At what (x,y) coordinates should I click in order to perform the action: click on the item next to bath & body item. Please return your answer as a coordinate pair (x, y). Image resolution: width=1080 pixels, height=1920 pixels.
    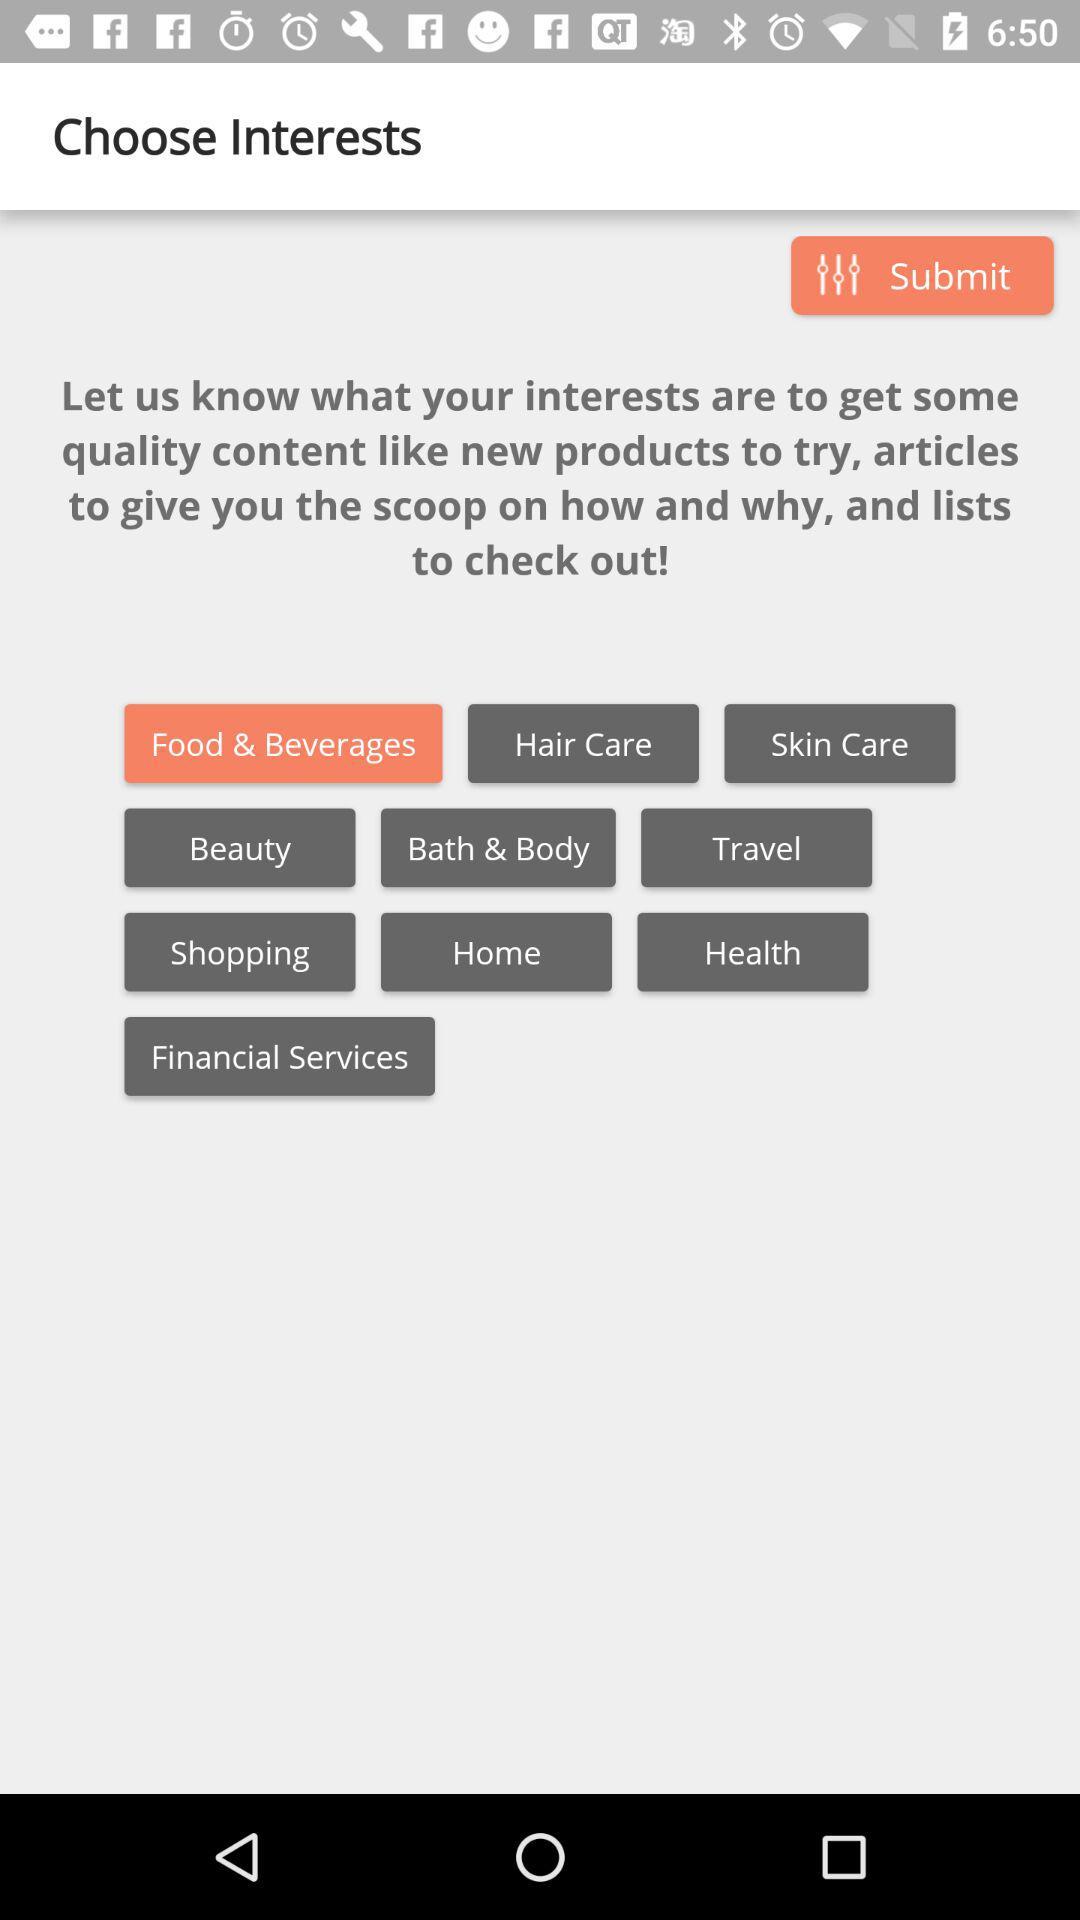
    Looking at the image, I should click on (238, 847).